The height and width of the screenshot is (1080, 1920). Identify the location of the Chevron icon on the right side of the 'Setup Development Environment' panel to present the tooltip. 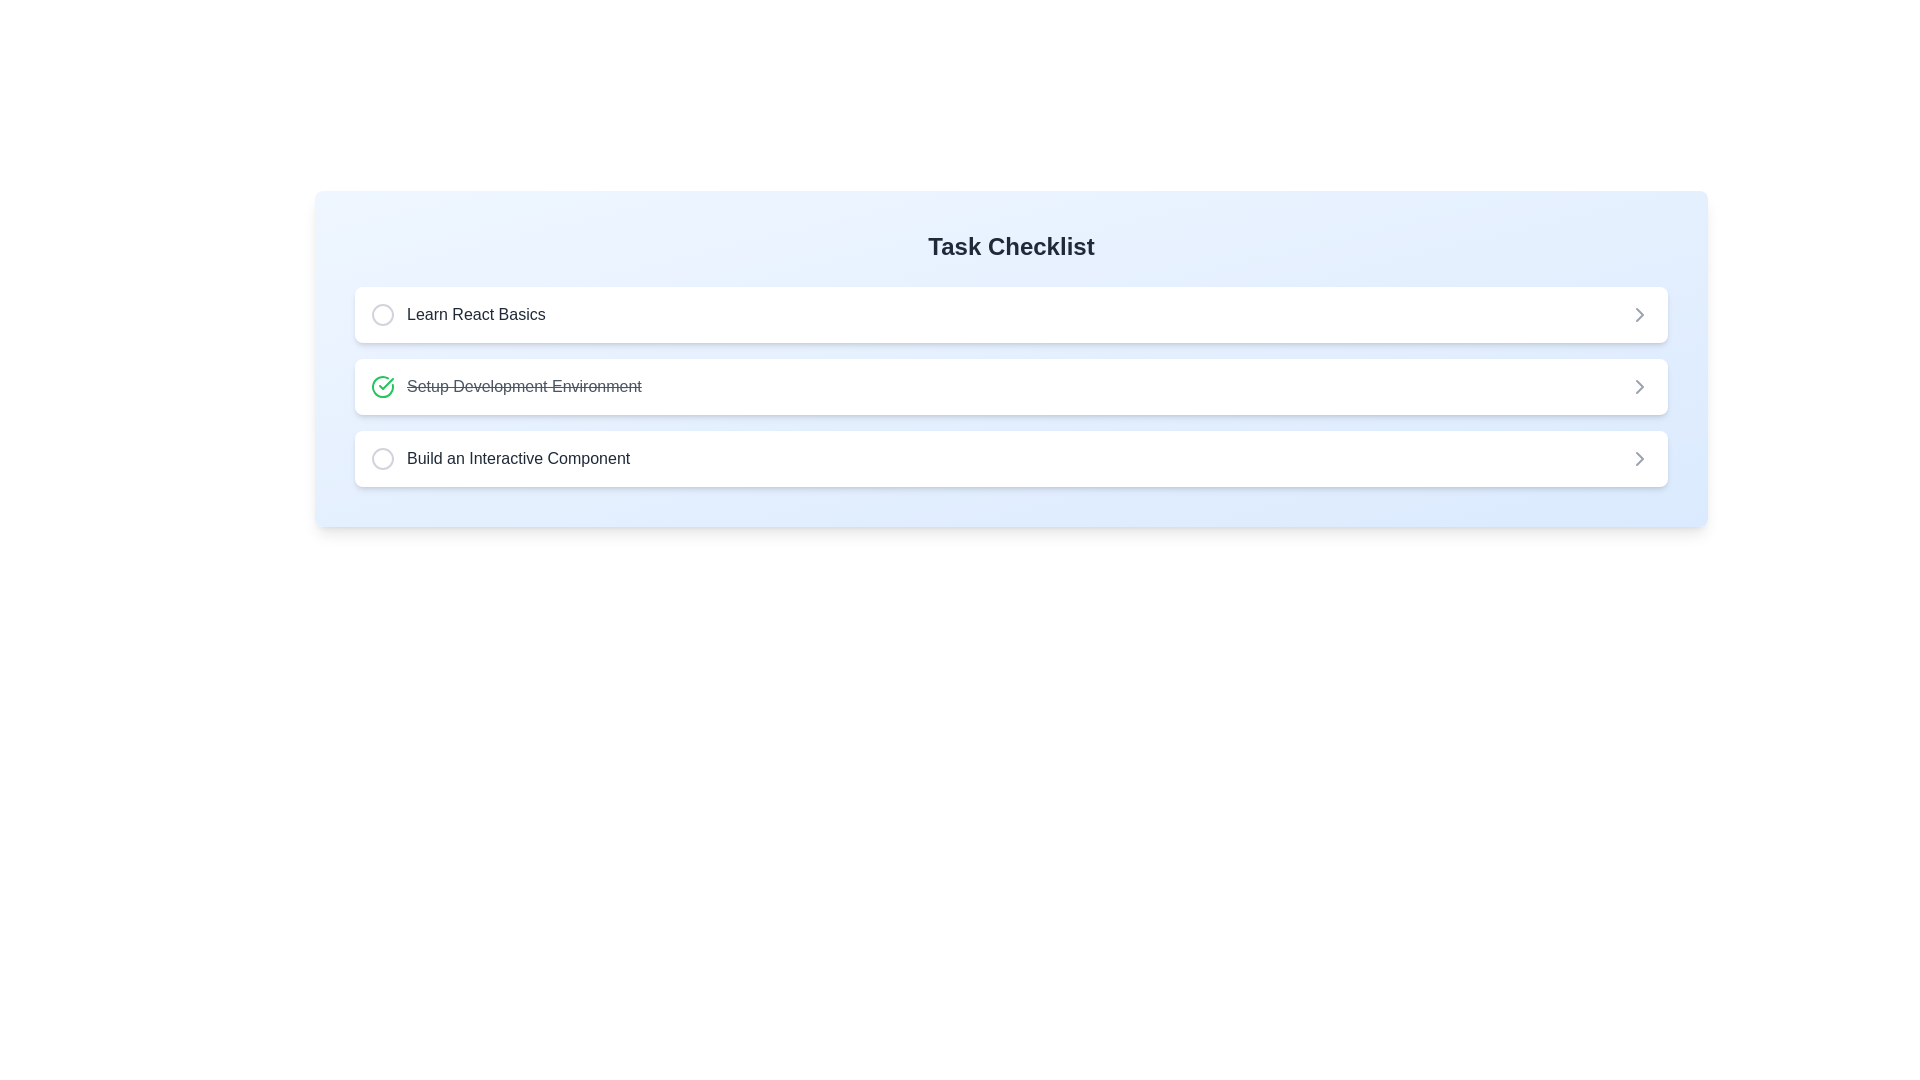
(1640, 386).